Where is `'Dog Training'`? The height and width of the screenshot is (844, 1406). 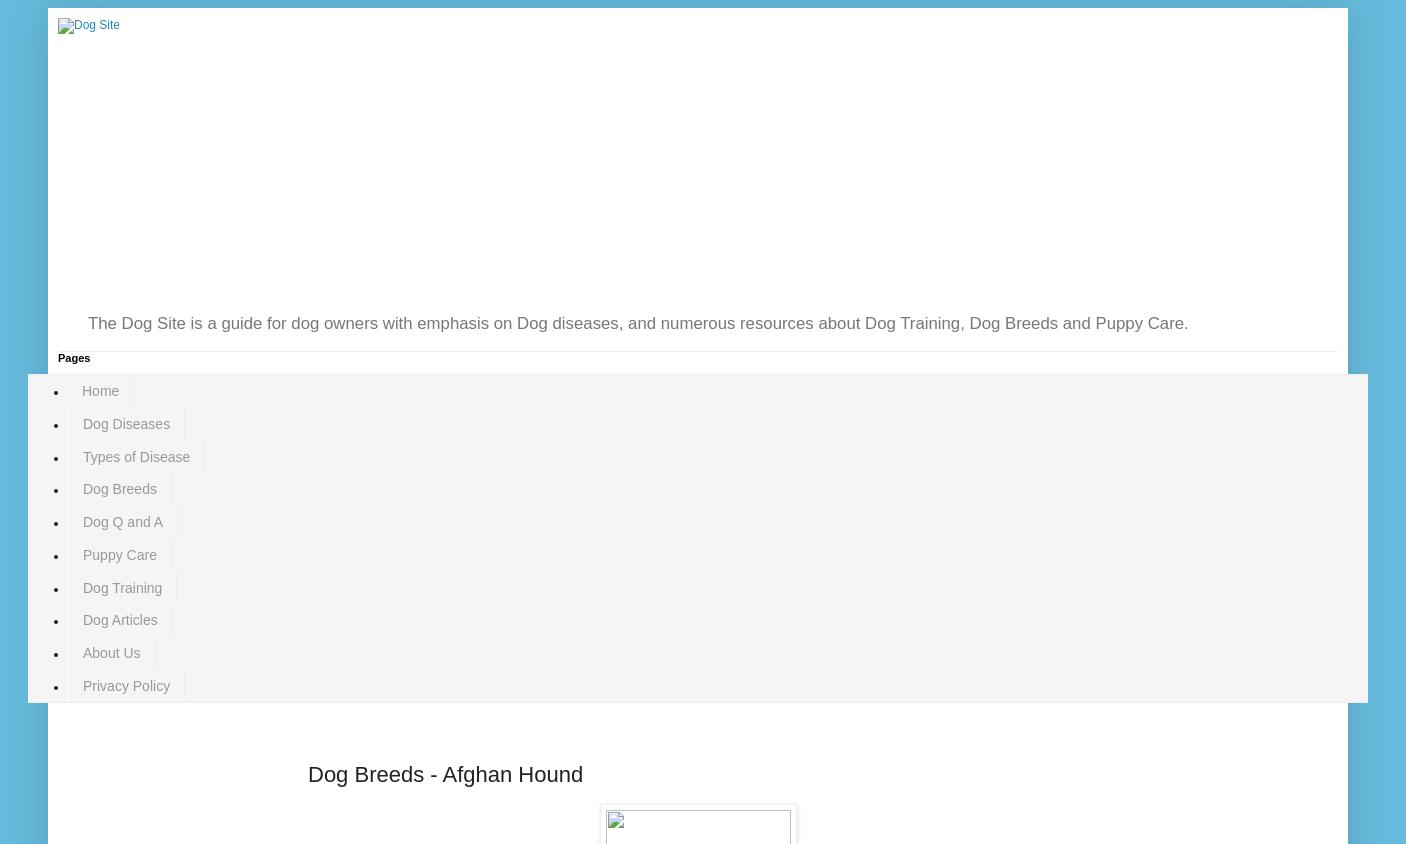
'Dog Training' is located at coordinates (81, 587).